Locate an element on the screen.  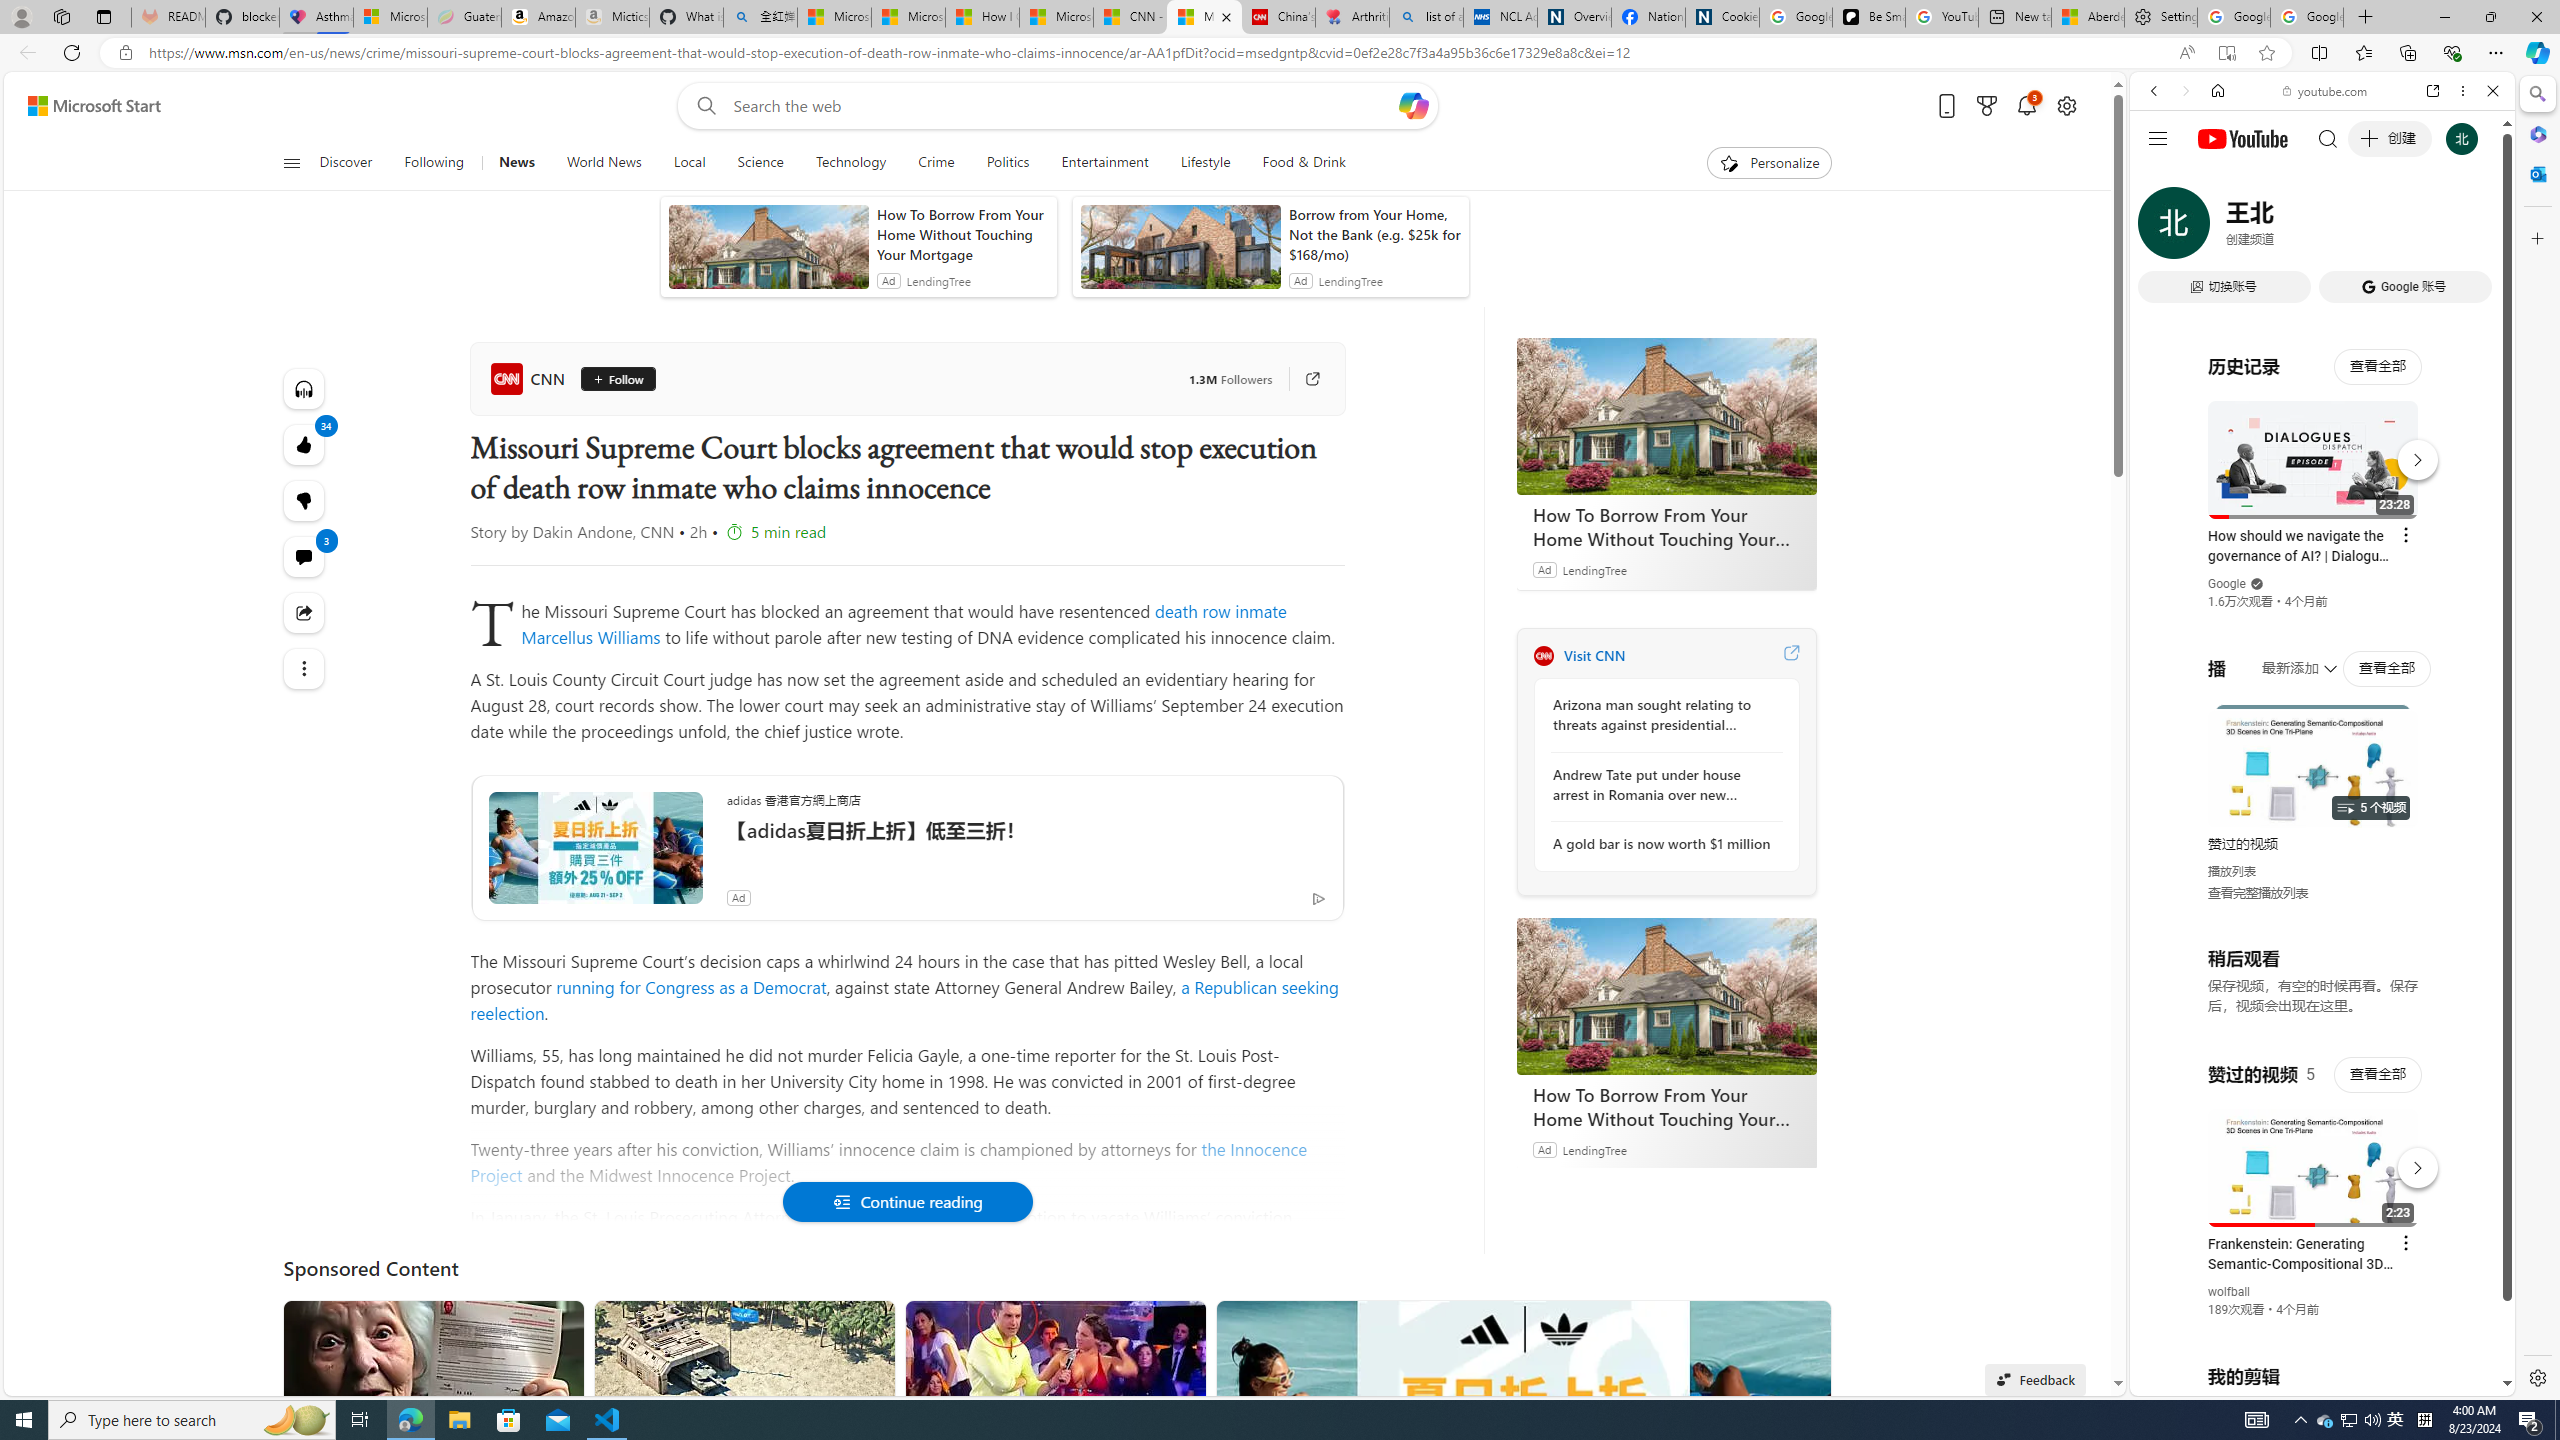
'Go to publisher' is located at coordinates (1303, 379).